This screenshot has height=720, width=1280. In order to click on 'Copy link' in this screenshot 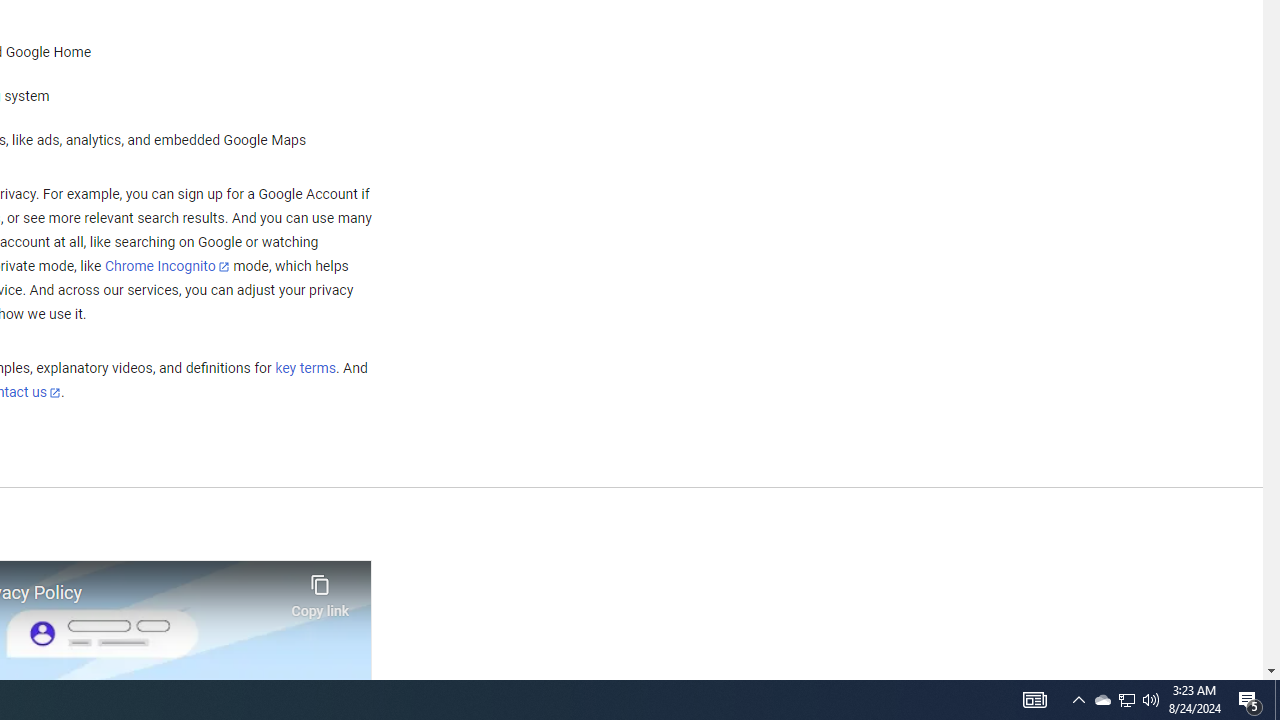, I will do `click(320, 590)`.